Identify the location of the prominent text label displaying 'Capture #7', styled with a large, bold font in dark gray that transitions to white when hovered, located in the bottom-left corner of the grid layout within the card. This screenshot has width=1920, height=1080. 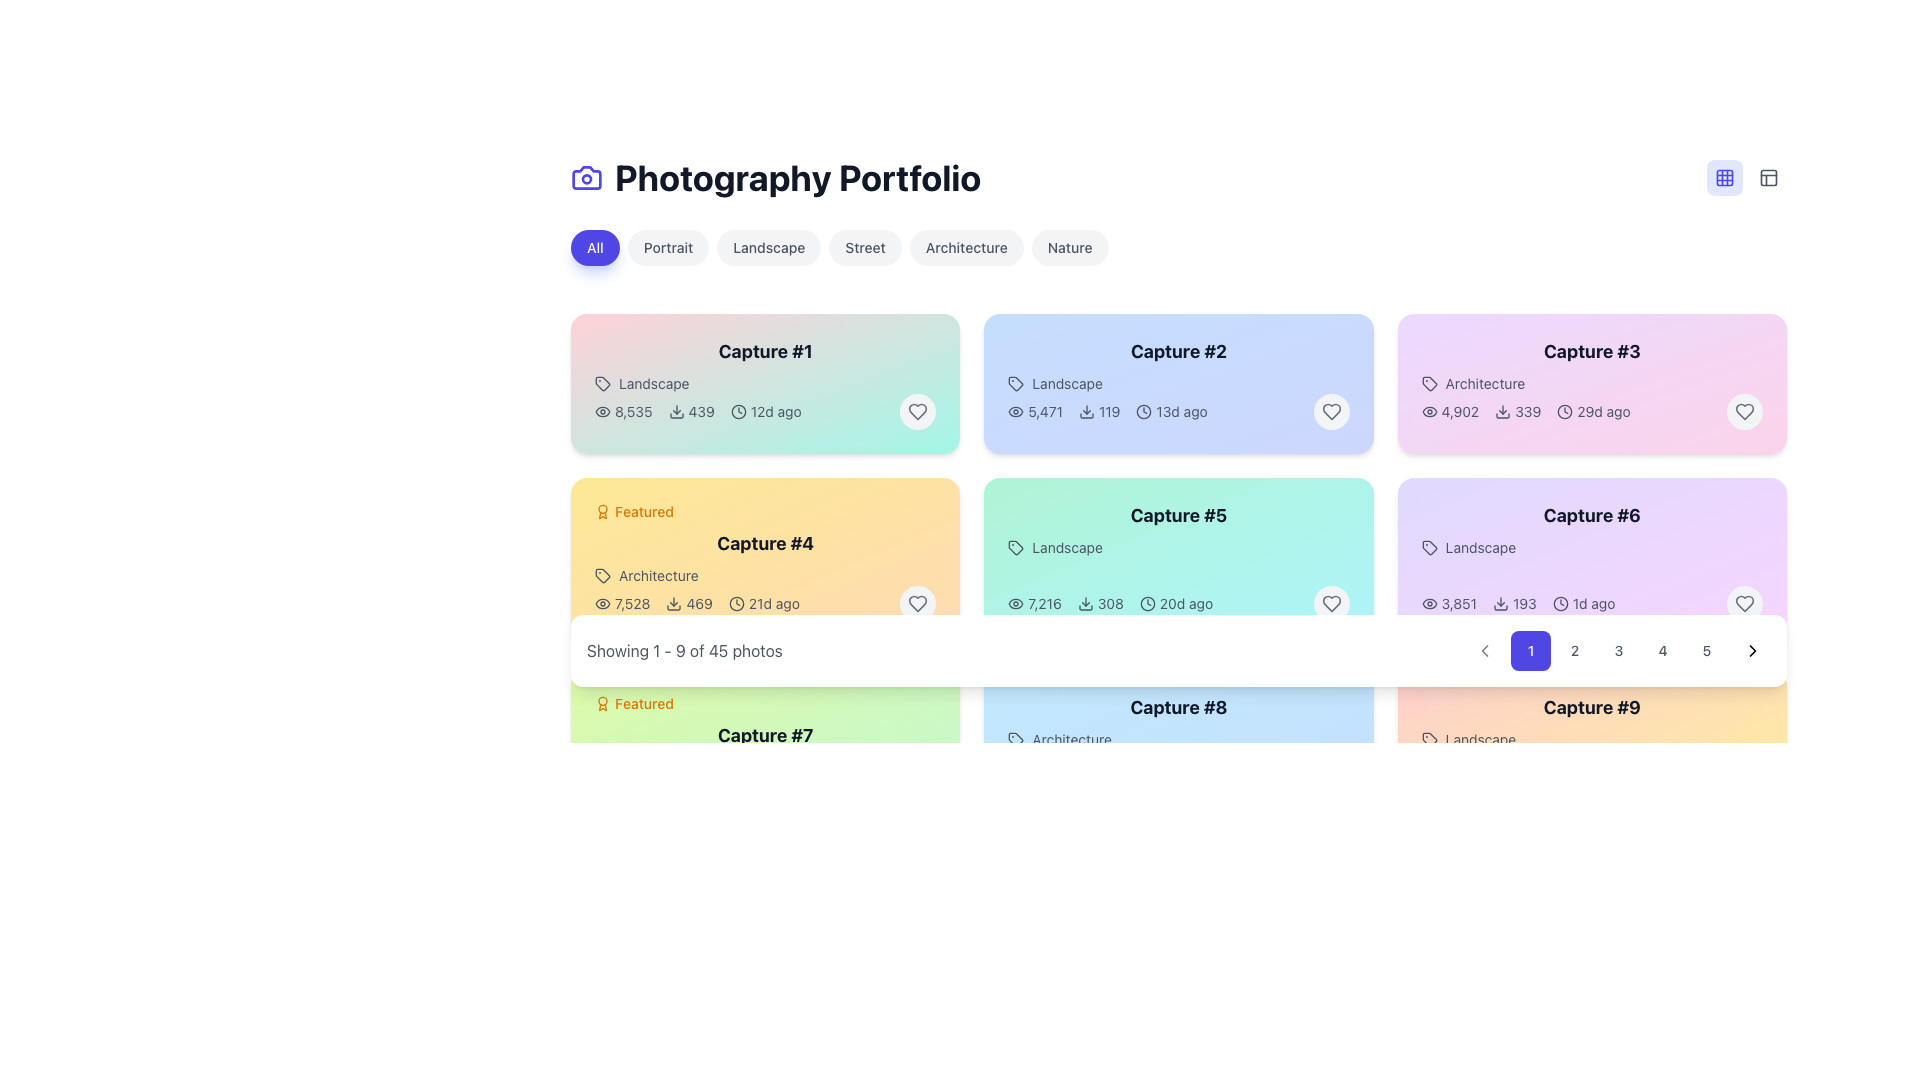
(764, 736).